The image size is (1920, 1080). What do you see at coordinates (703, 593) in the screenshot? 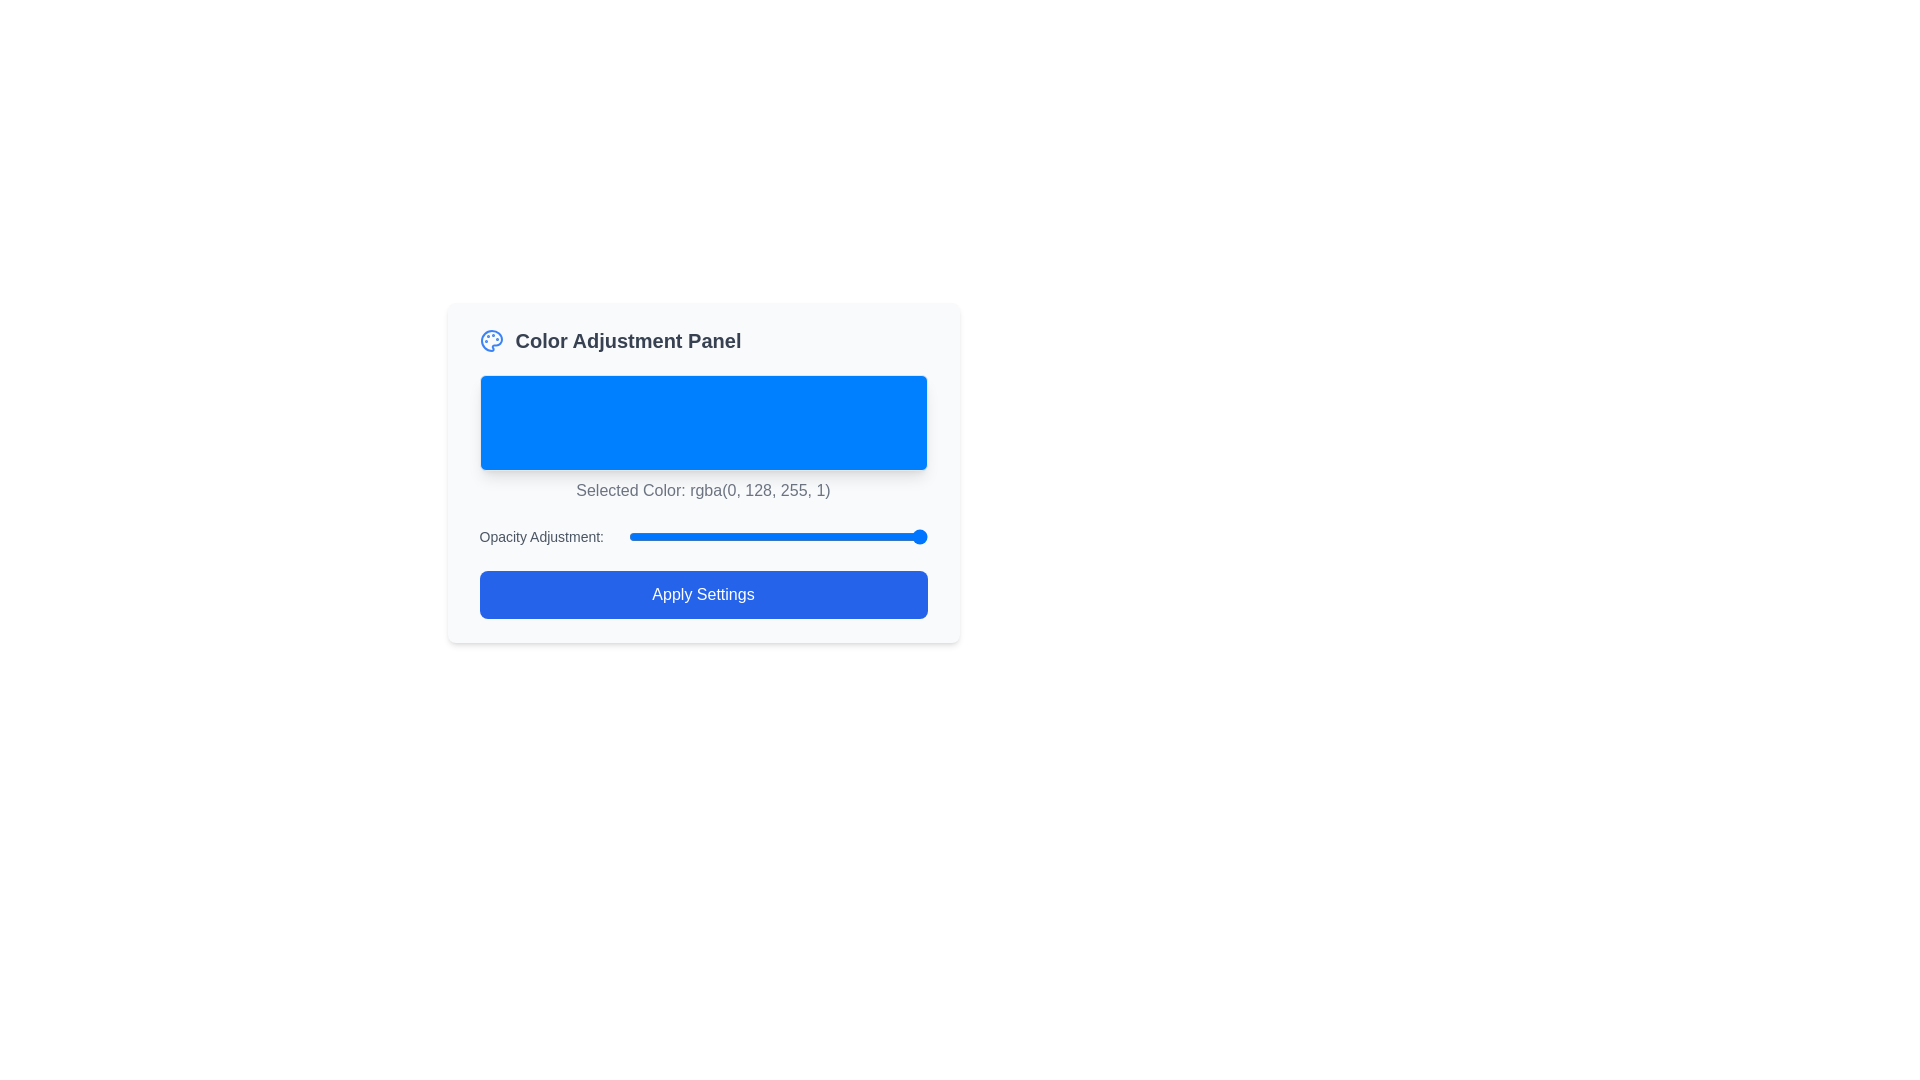
I see `the blue 'Apply Settings' button` at bounding box center [703, 593].